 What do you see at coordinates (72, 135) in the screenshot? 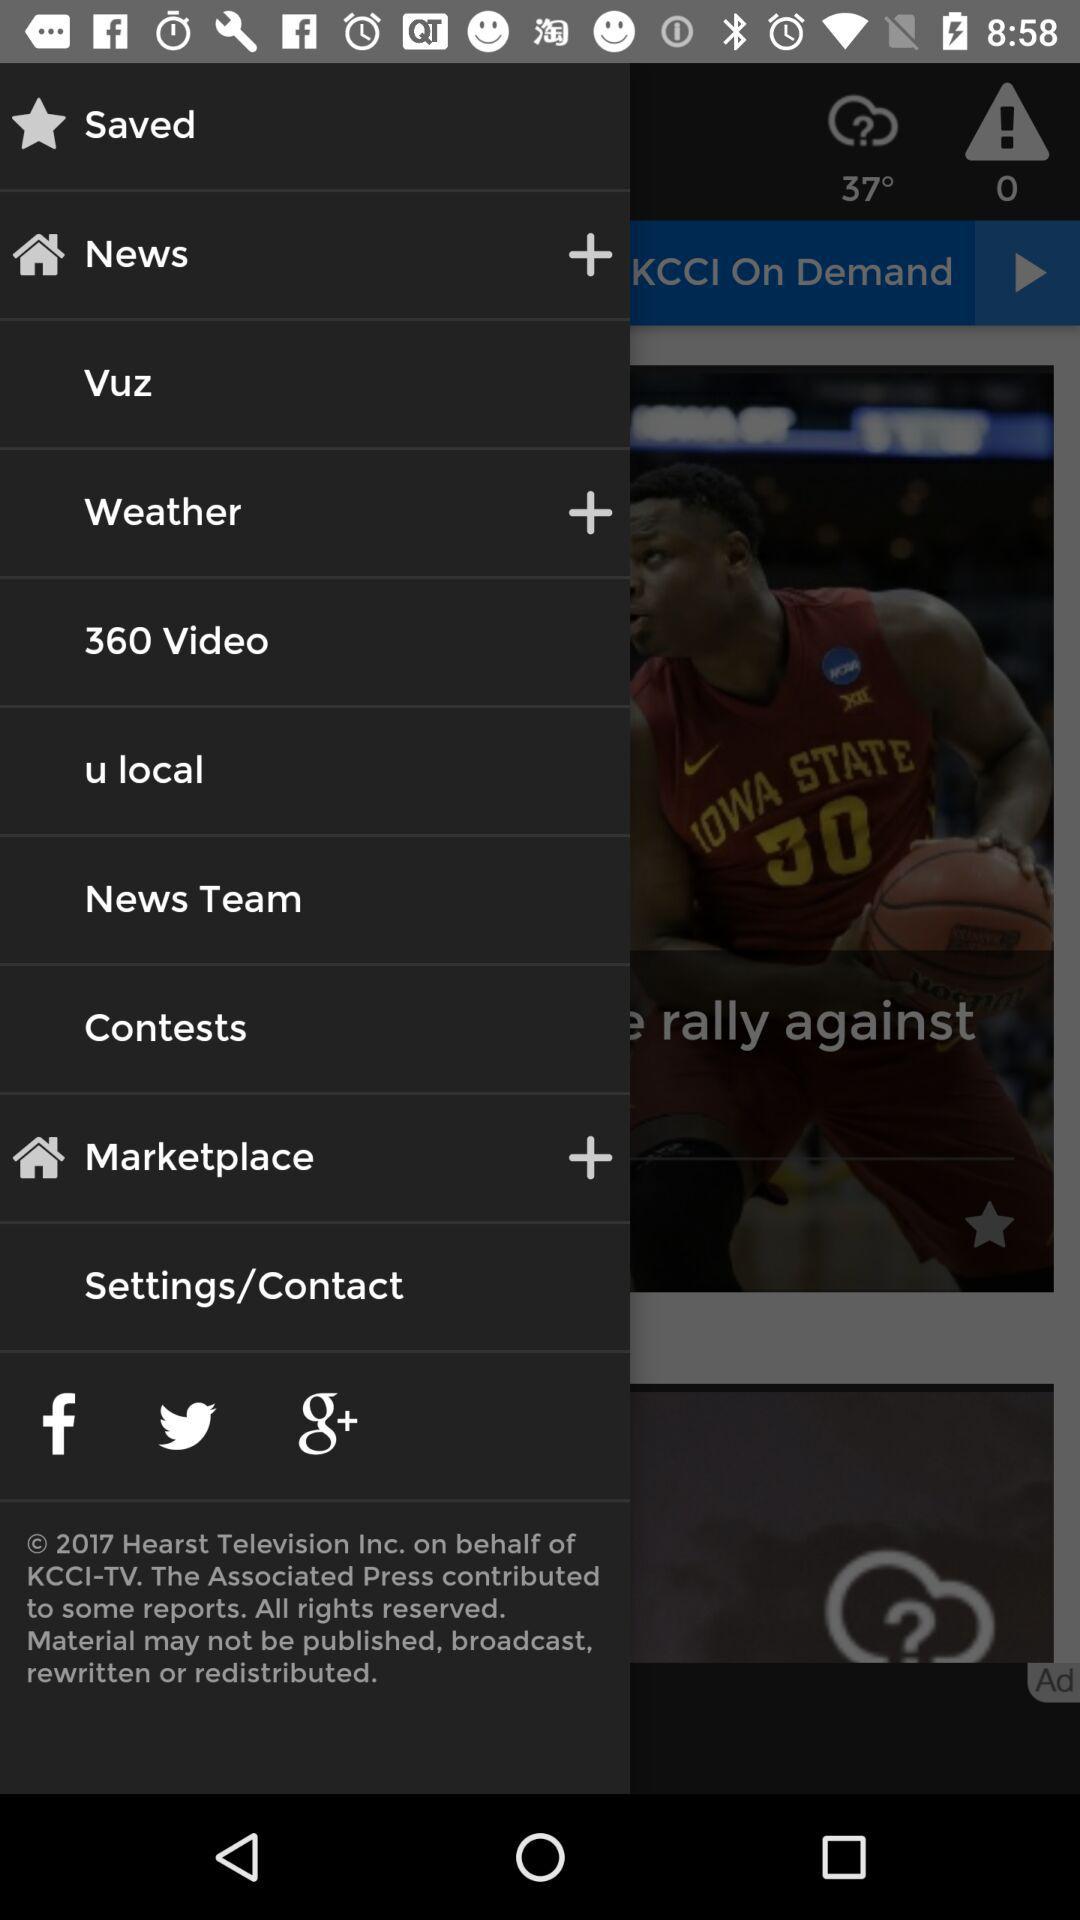
I see `the star icon` at bounding box center [72, 135].